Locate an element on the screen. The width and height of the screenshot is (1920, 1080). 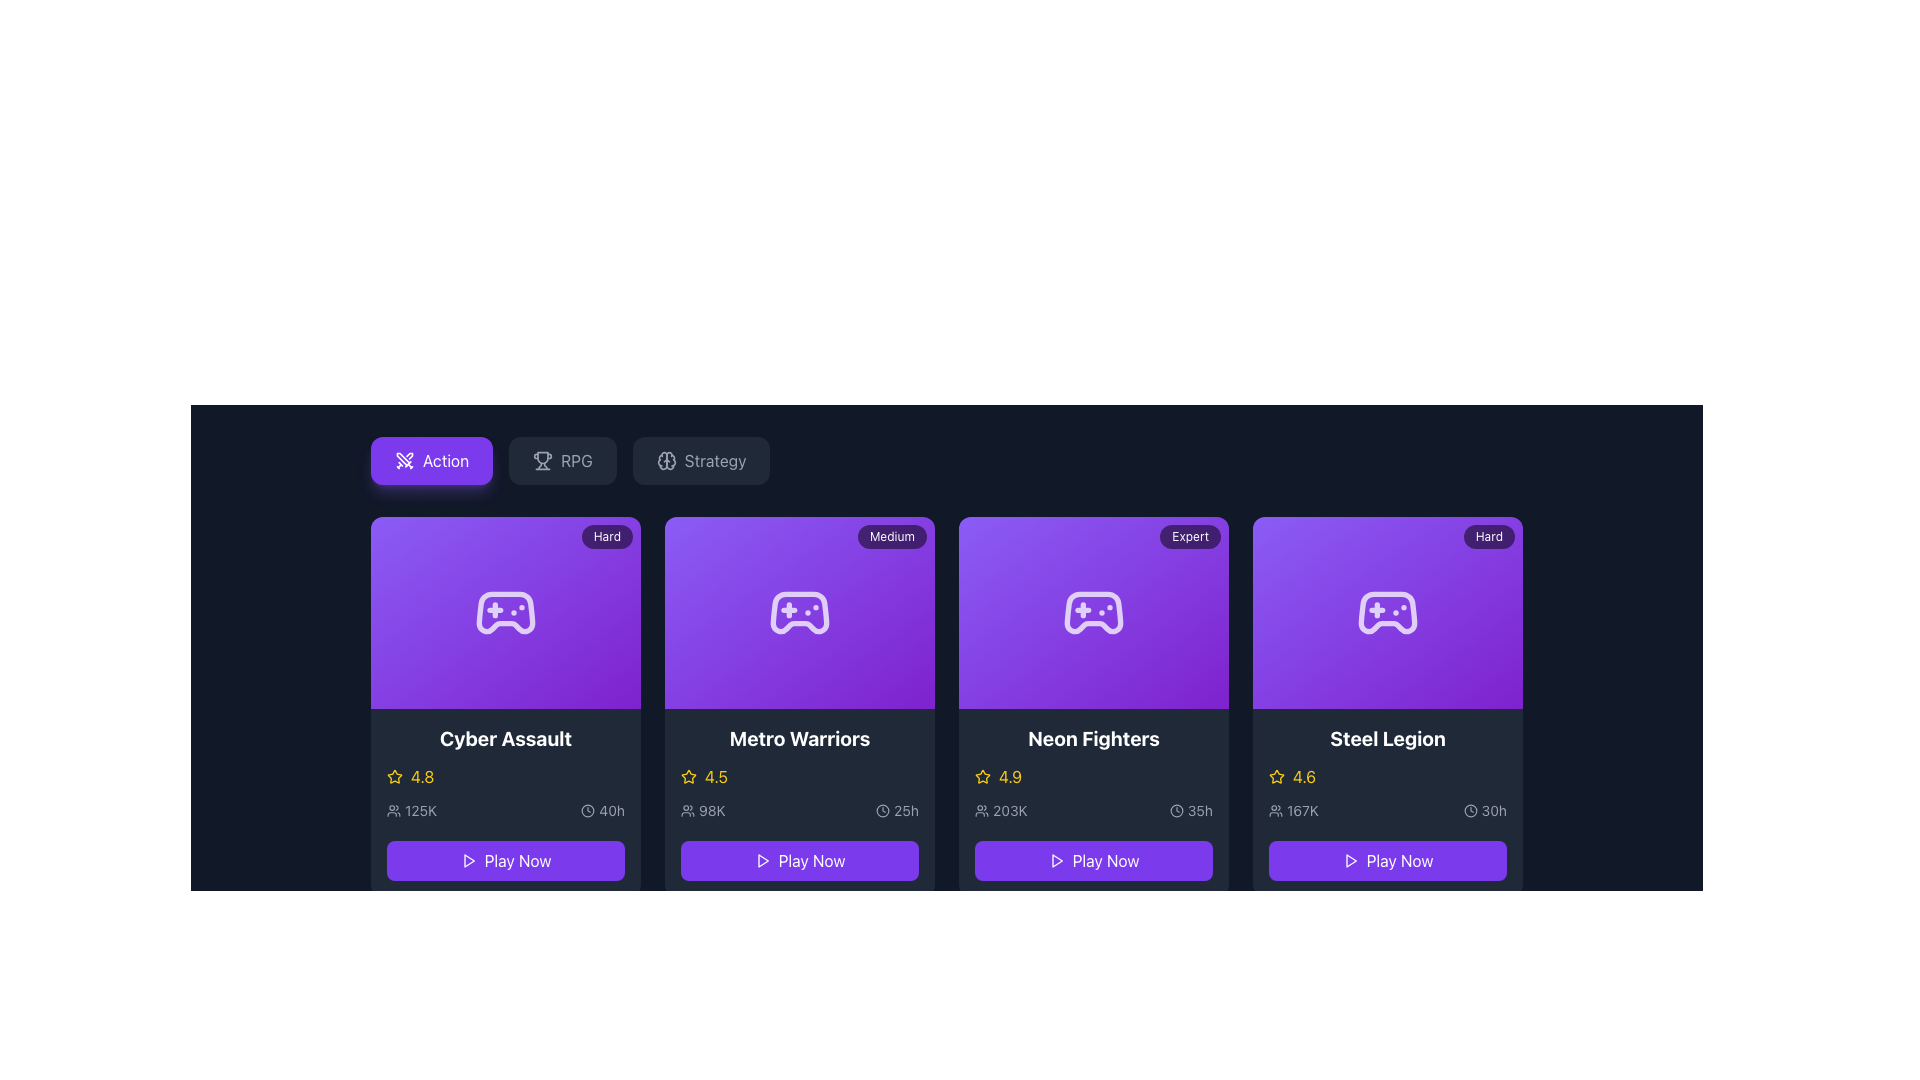
the static text label displaying '167K' located within the 'Steel Legion' card, positioned below the star rating and to the left of a time indicator is located at coordinates (1302, 810).